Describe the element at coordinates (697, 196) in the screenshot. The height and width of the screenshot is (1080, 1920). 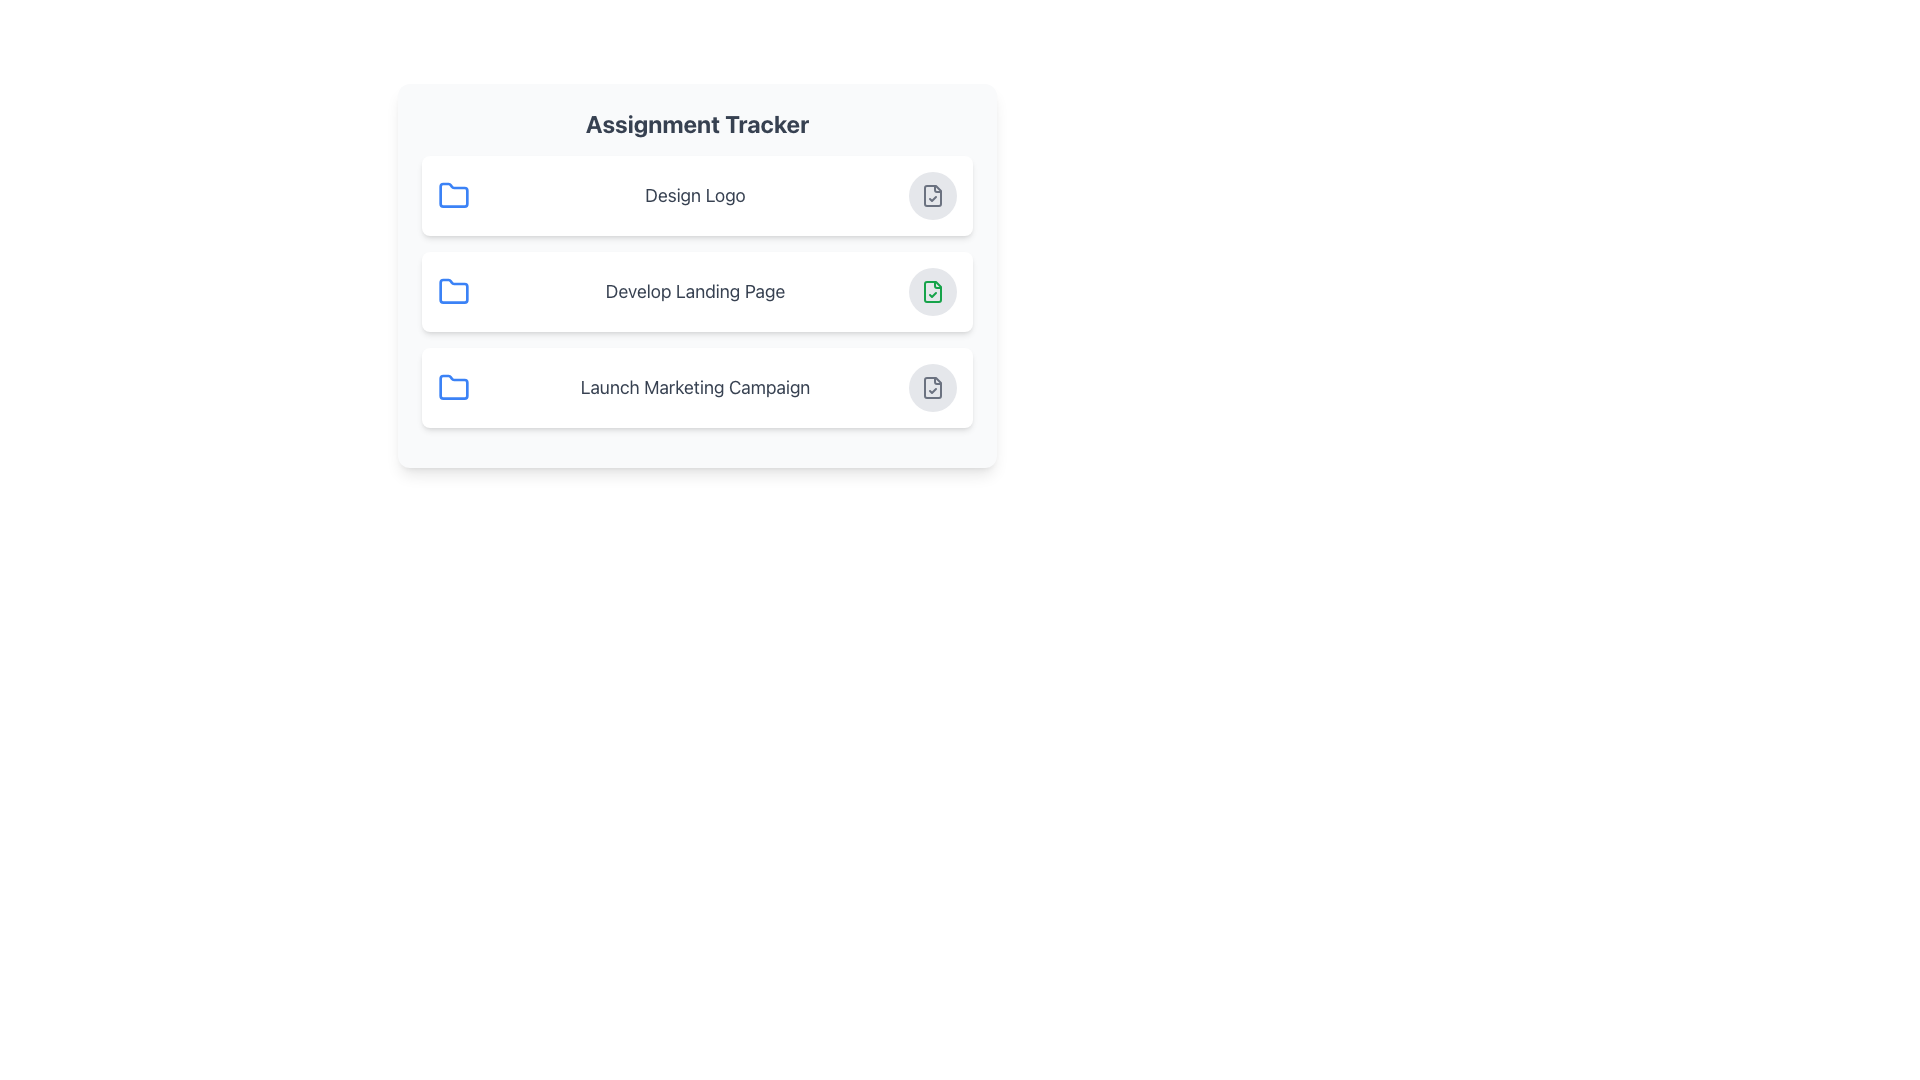
I see `the 'Design Logo' text in the interactive card to edit or view more information` at that location.